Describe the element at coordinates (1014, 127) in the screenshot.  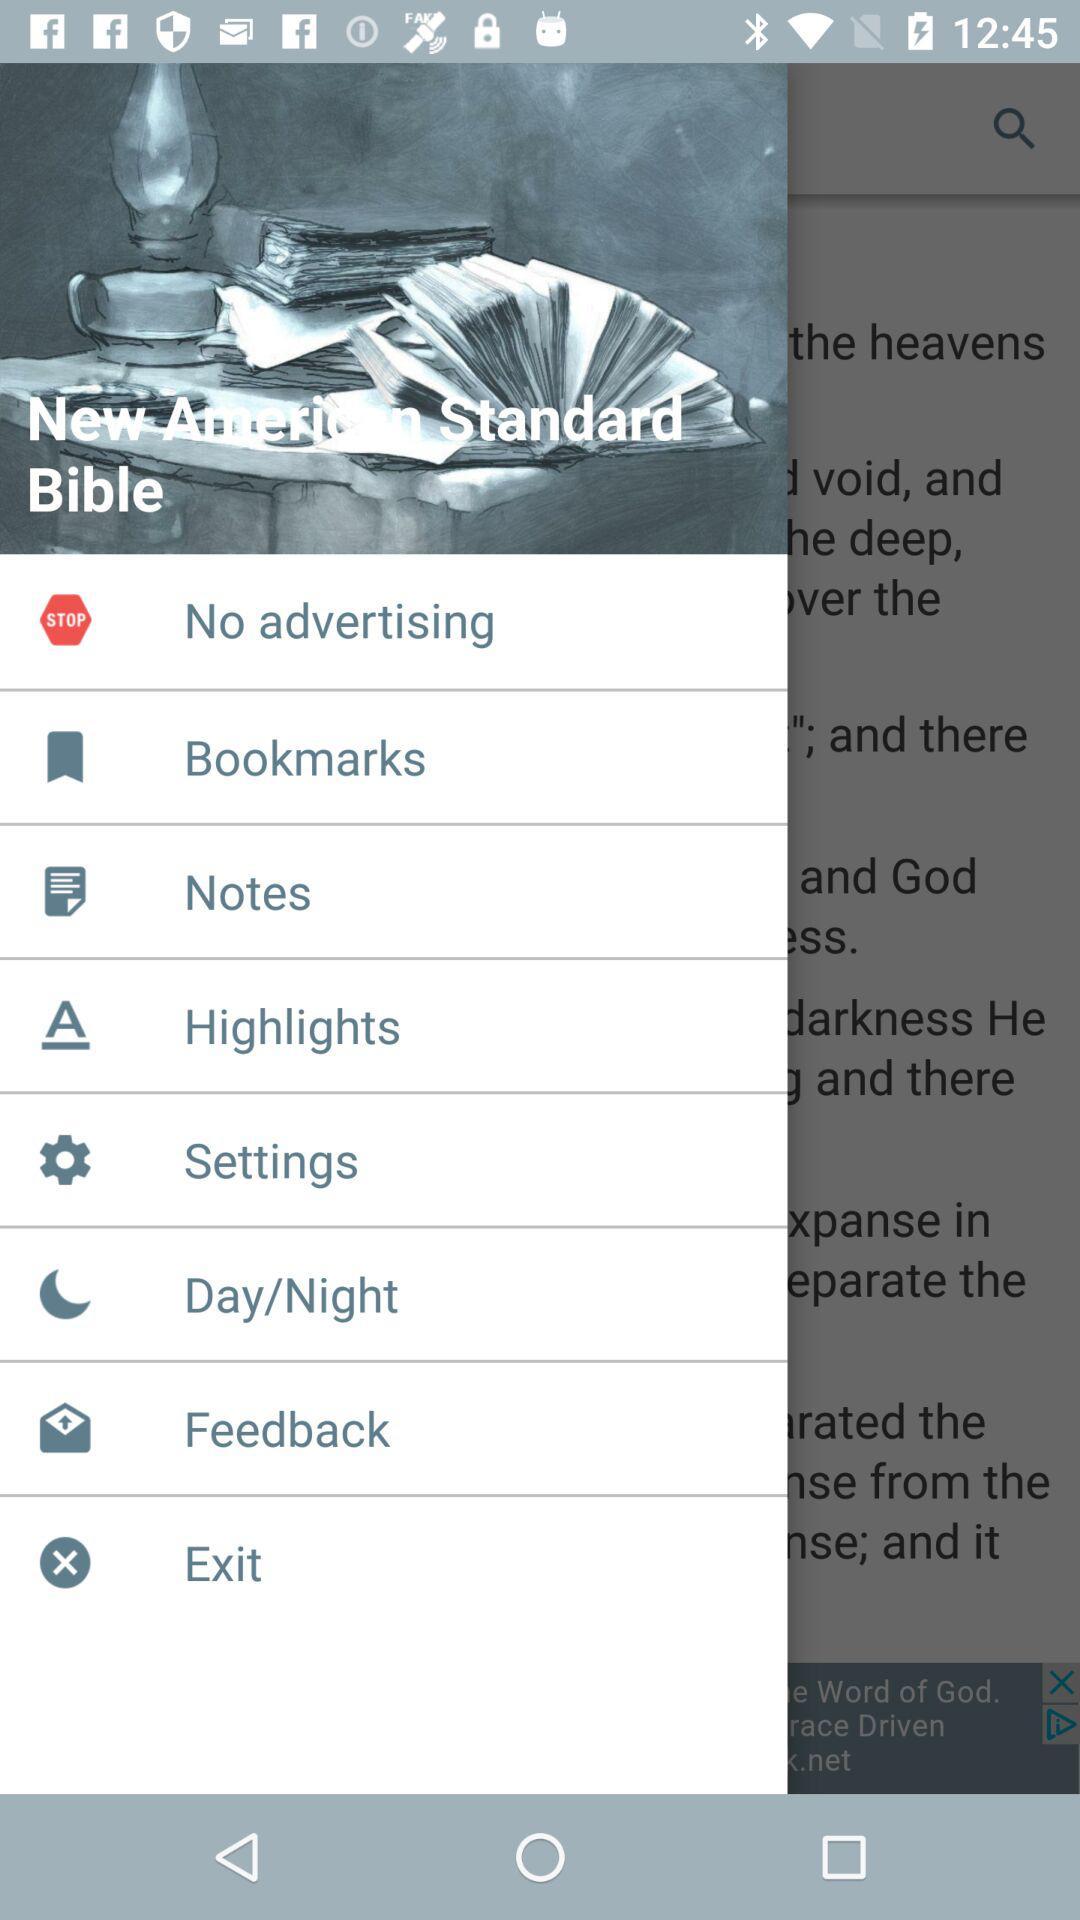
I see `the search icon` at that location.